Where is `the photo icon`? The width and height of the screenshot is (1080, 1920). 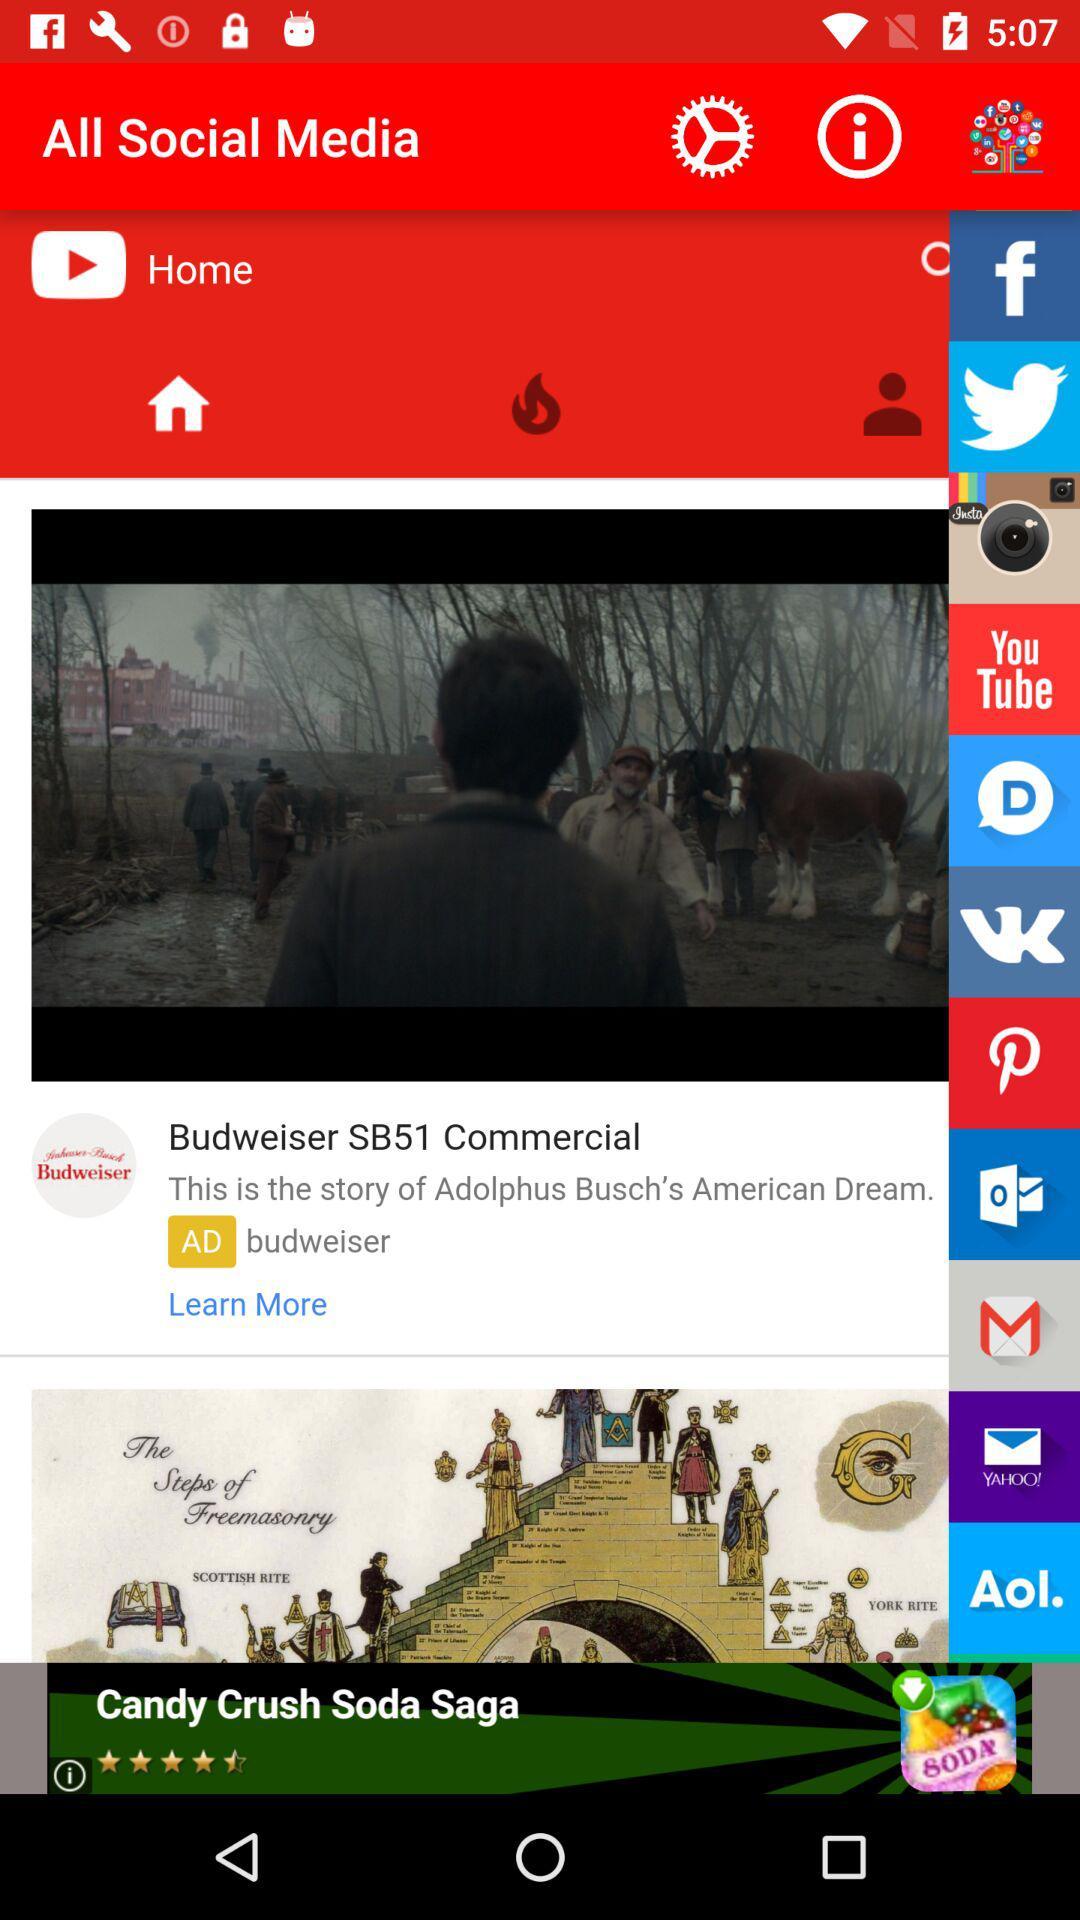
the photo icon is located at coordinates (1014, 538).